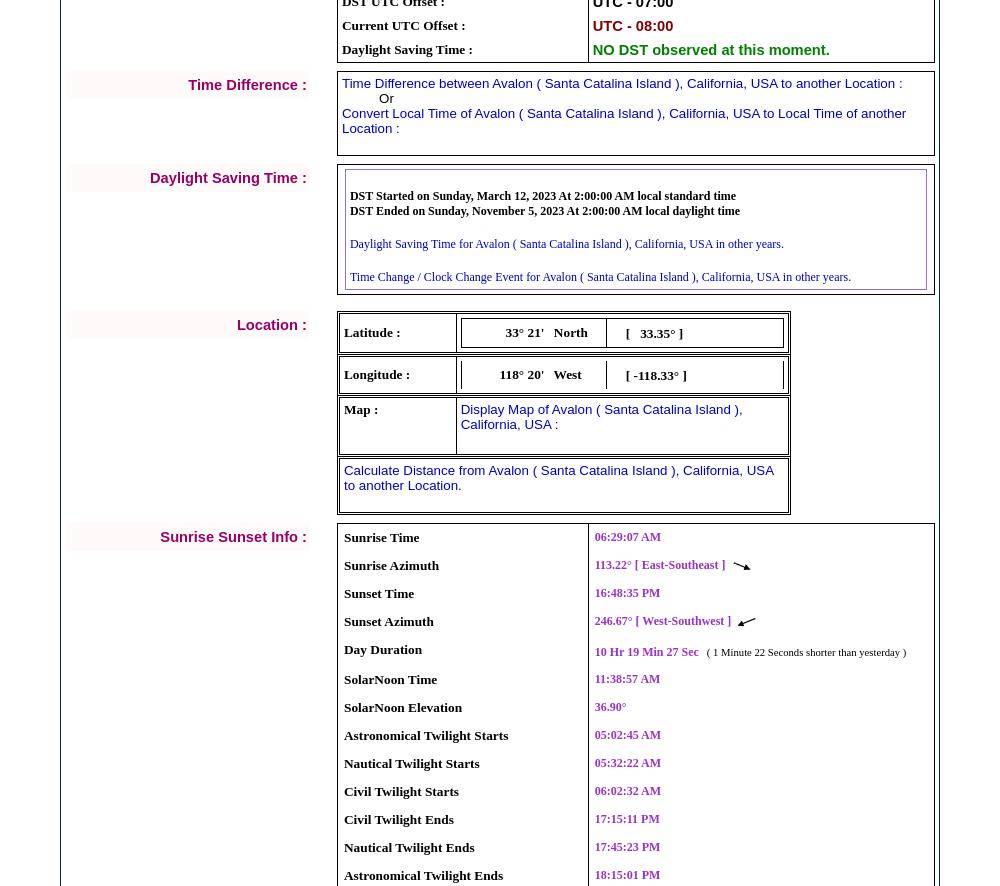  Describe the element at coordinates (599, 275) in the screenshot. I see `'Time Change / Clock Change Event for Avalon ( Santa Catalina Island ), California, USA in other years.'` at that location.